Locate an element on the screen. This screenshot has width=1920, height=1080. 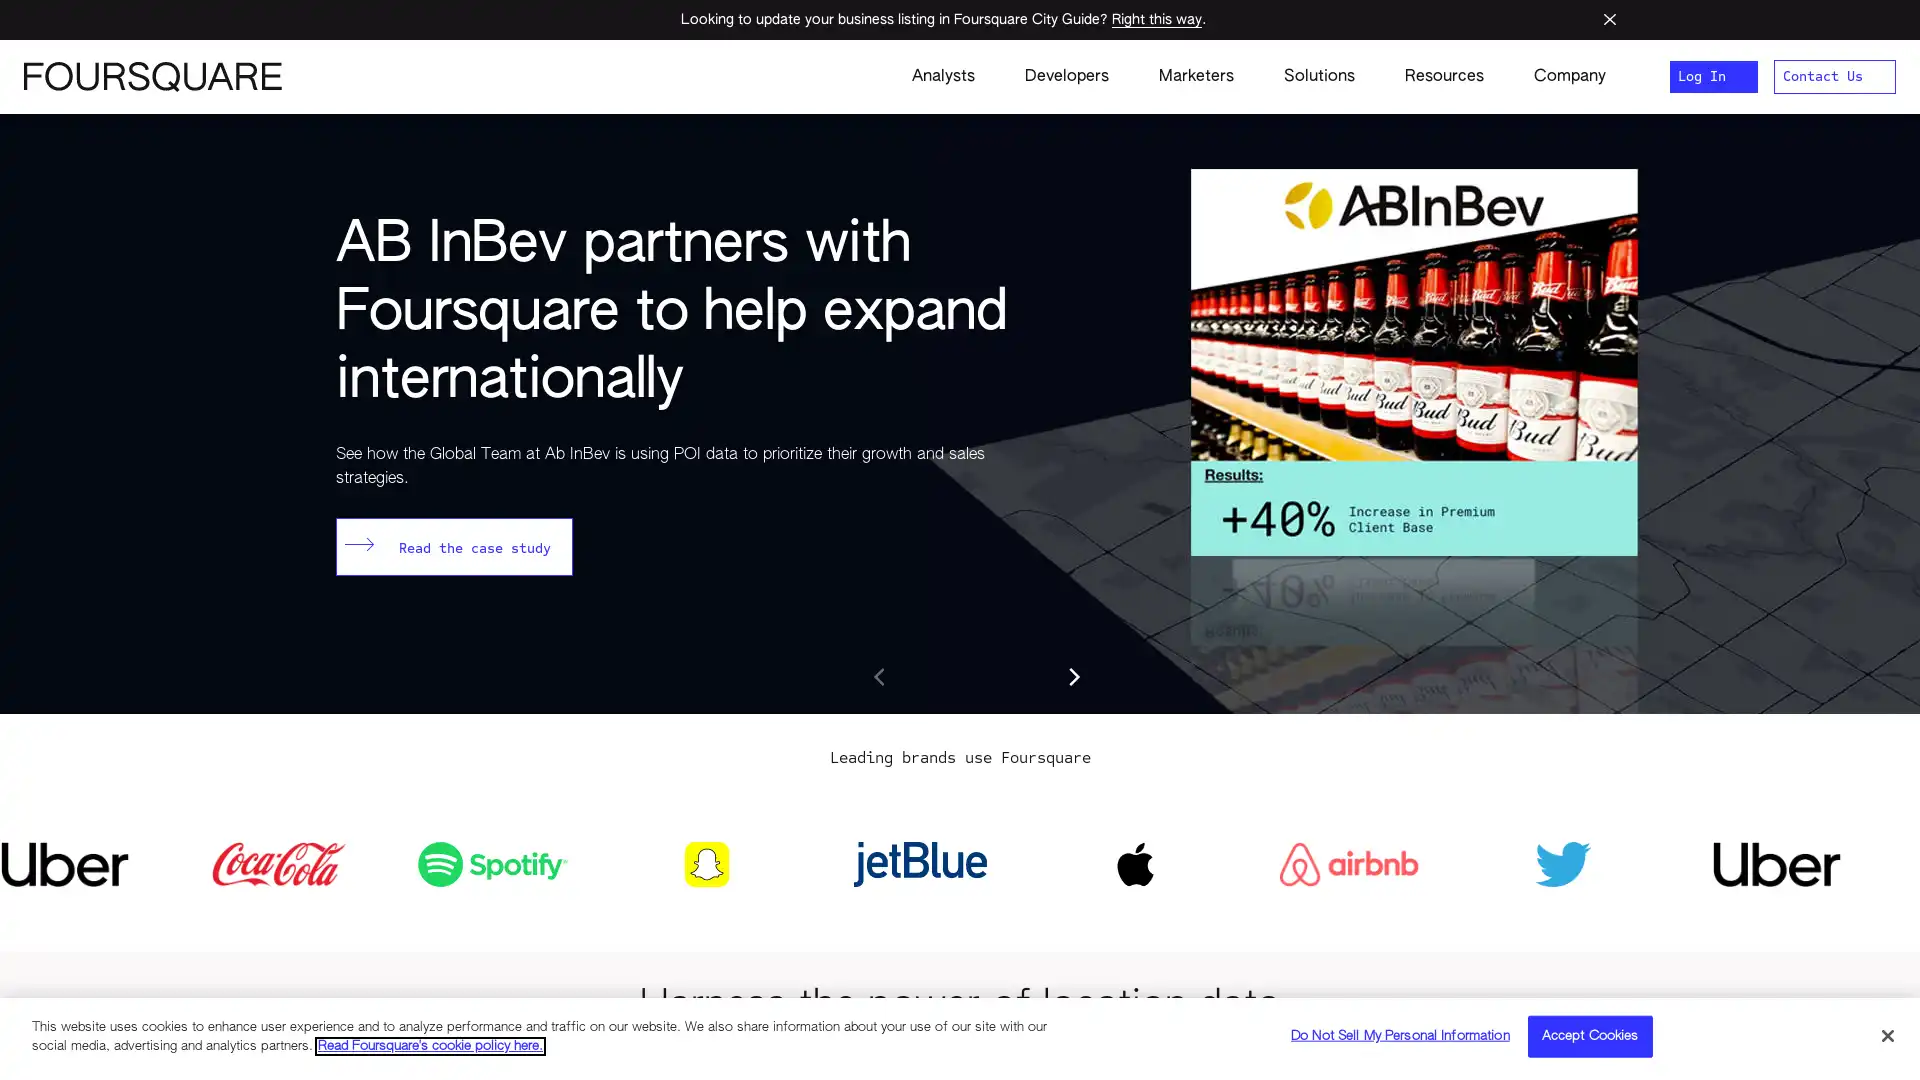
Previous is located at coordinates (880, 676).